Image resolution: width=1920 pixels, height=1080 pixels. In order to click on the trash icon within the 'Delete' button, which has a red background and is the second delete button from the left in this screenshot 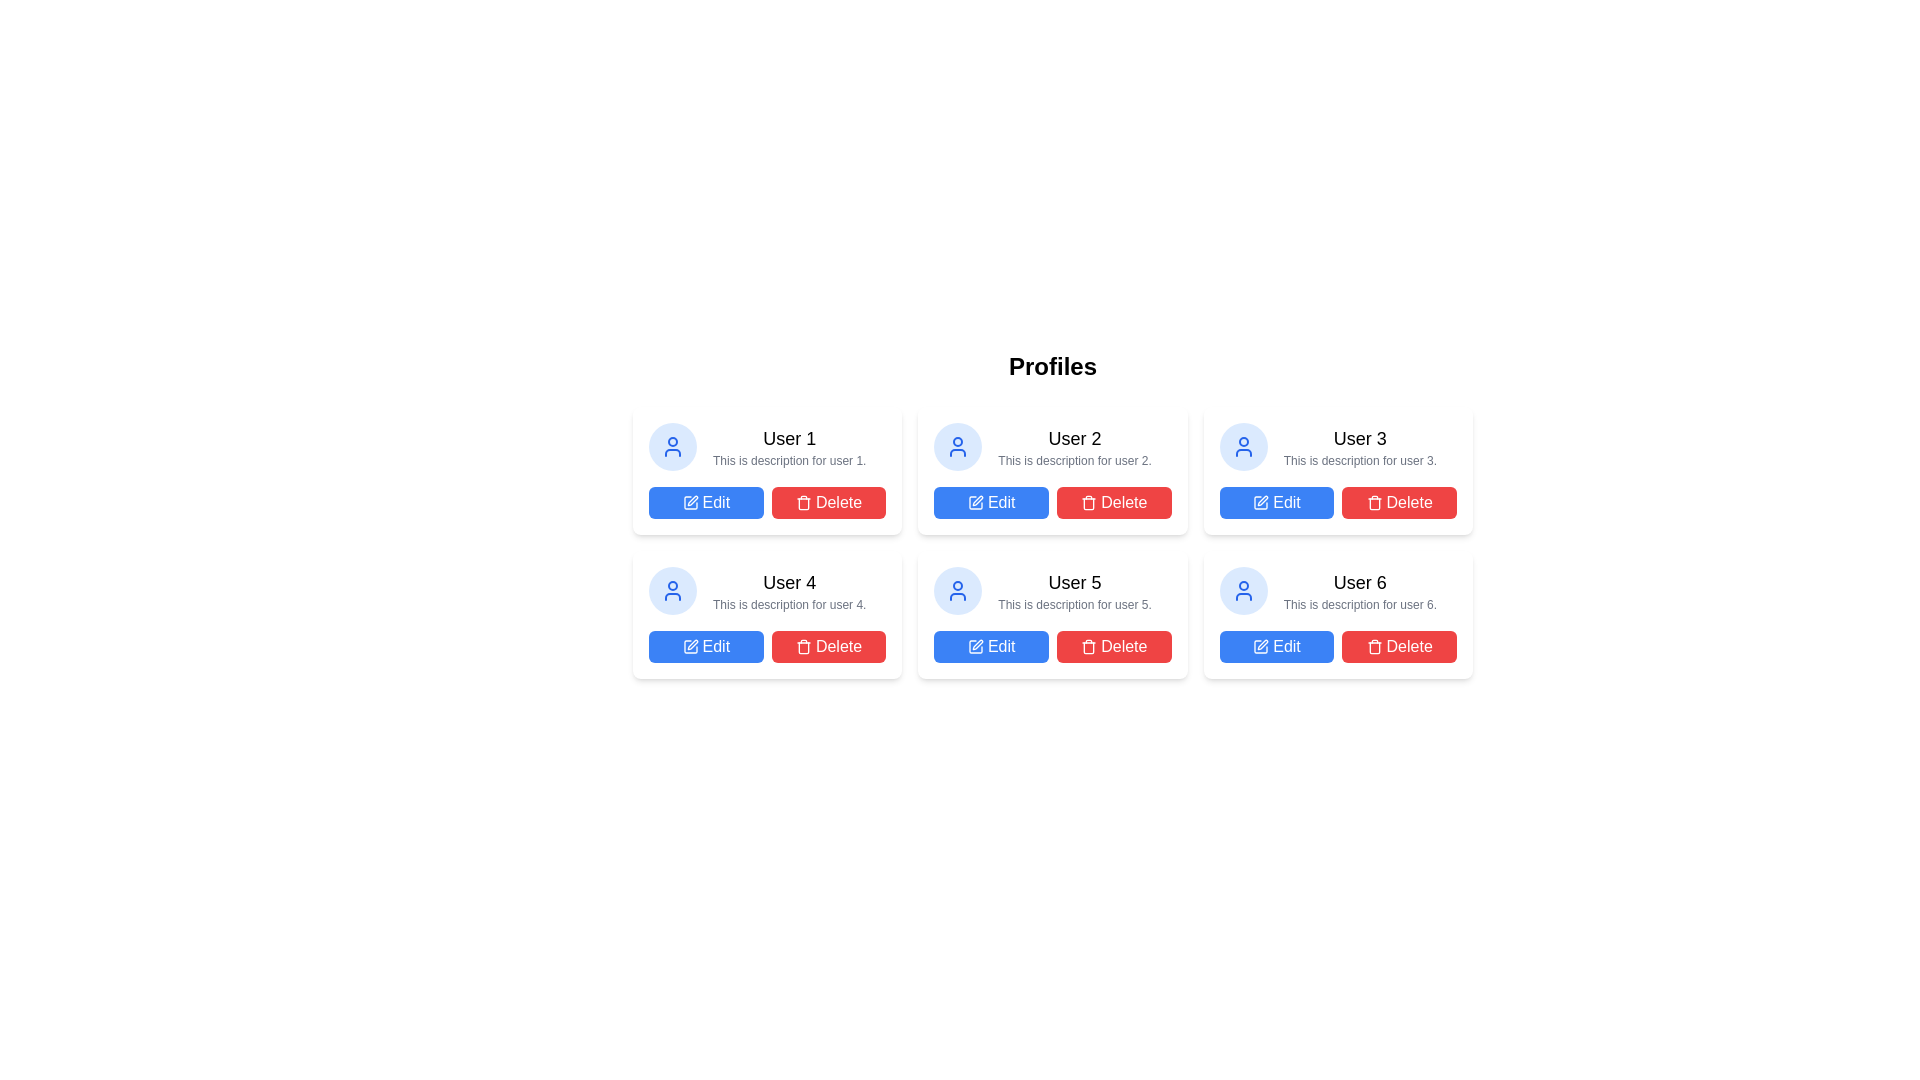, I will do `click(803, 647)`.